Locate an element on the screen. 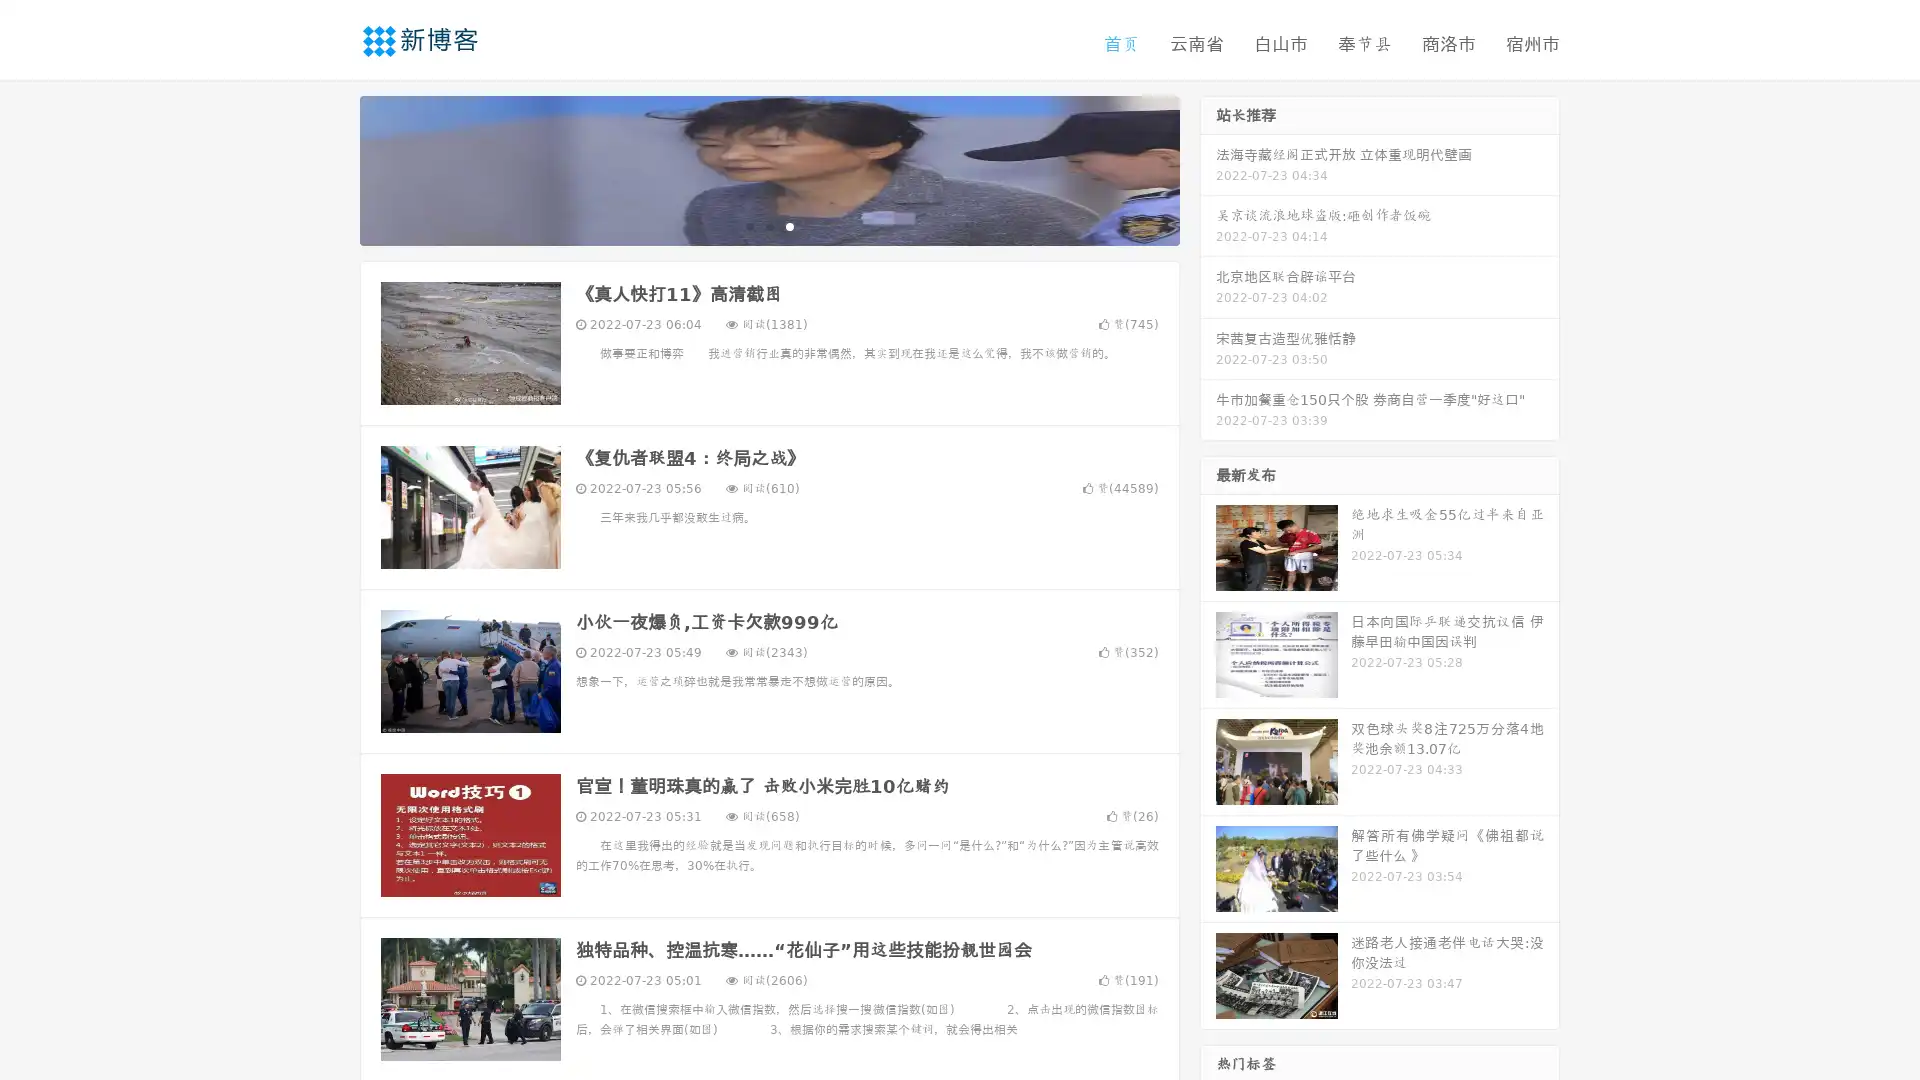  Previous slide is located at coordinates (330, 168).